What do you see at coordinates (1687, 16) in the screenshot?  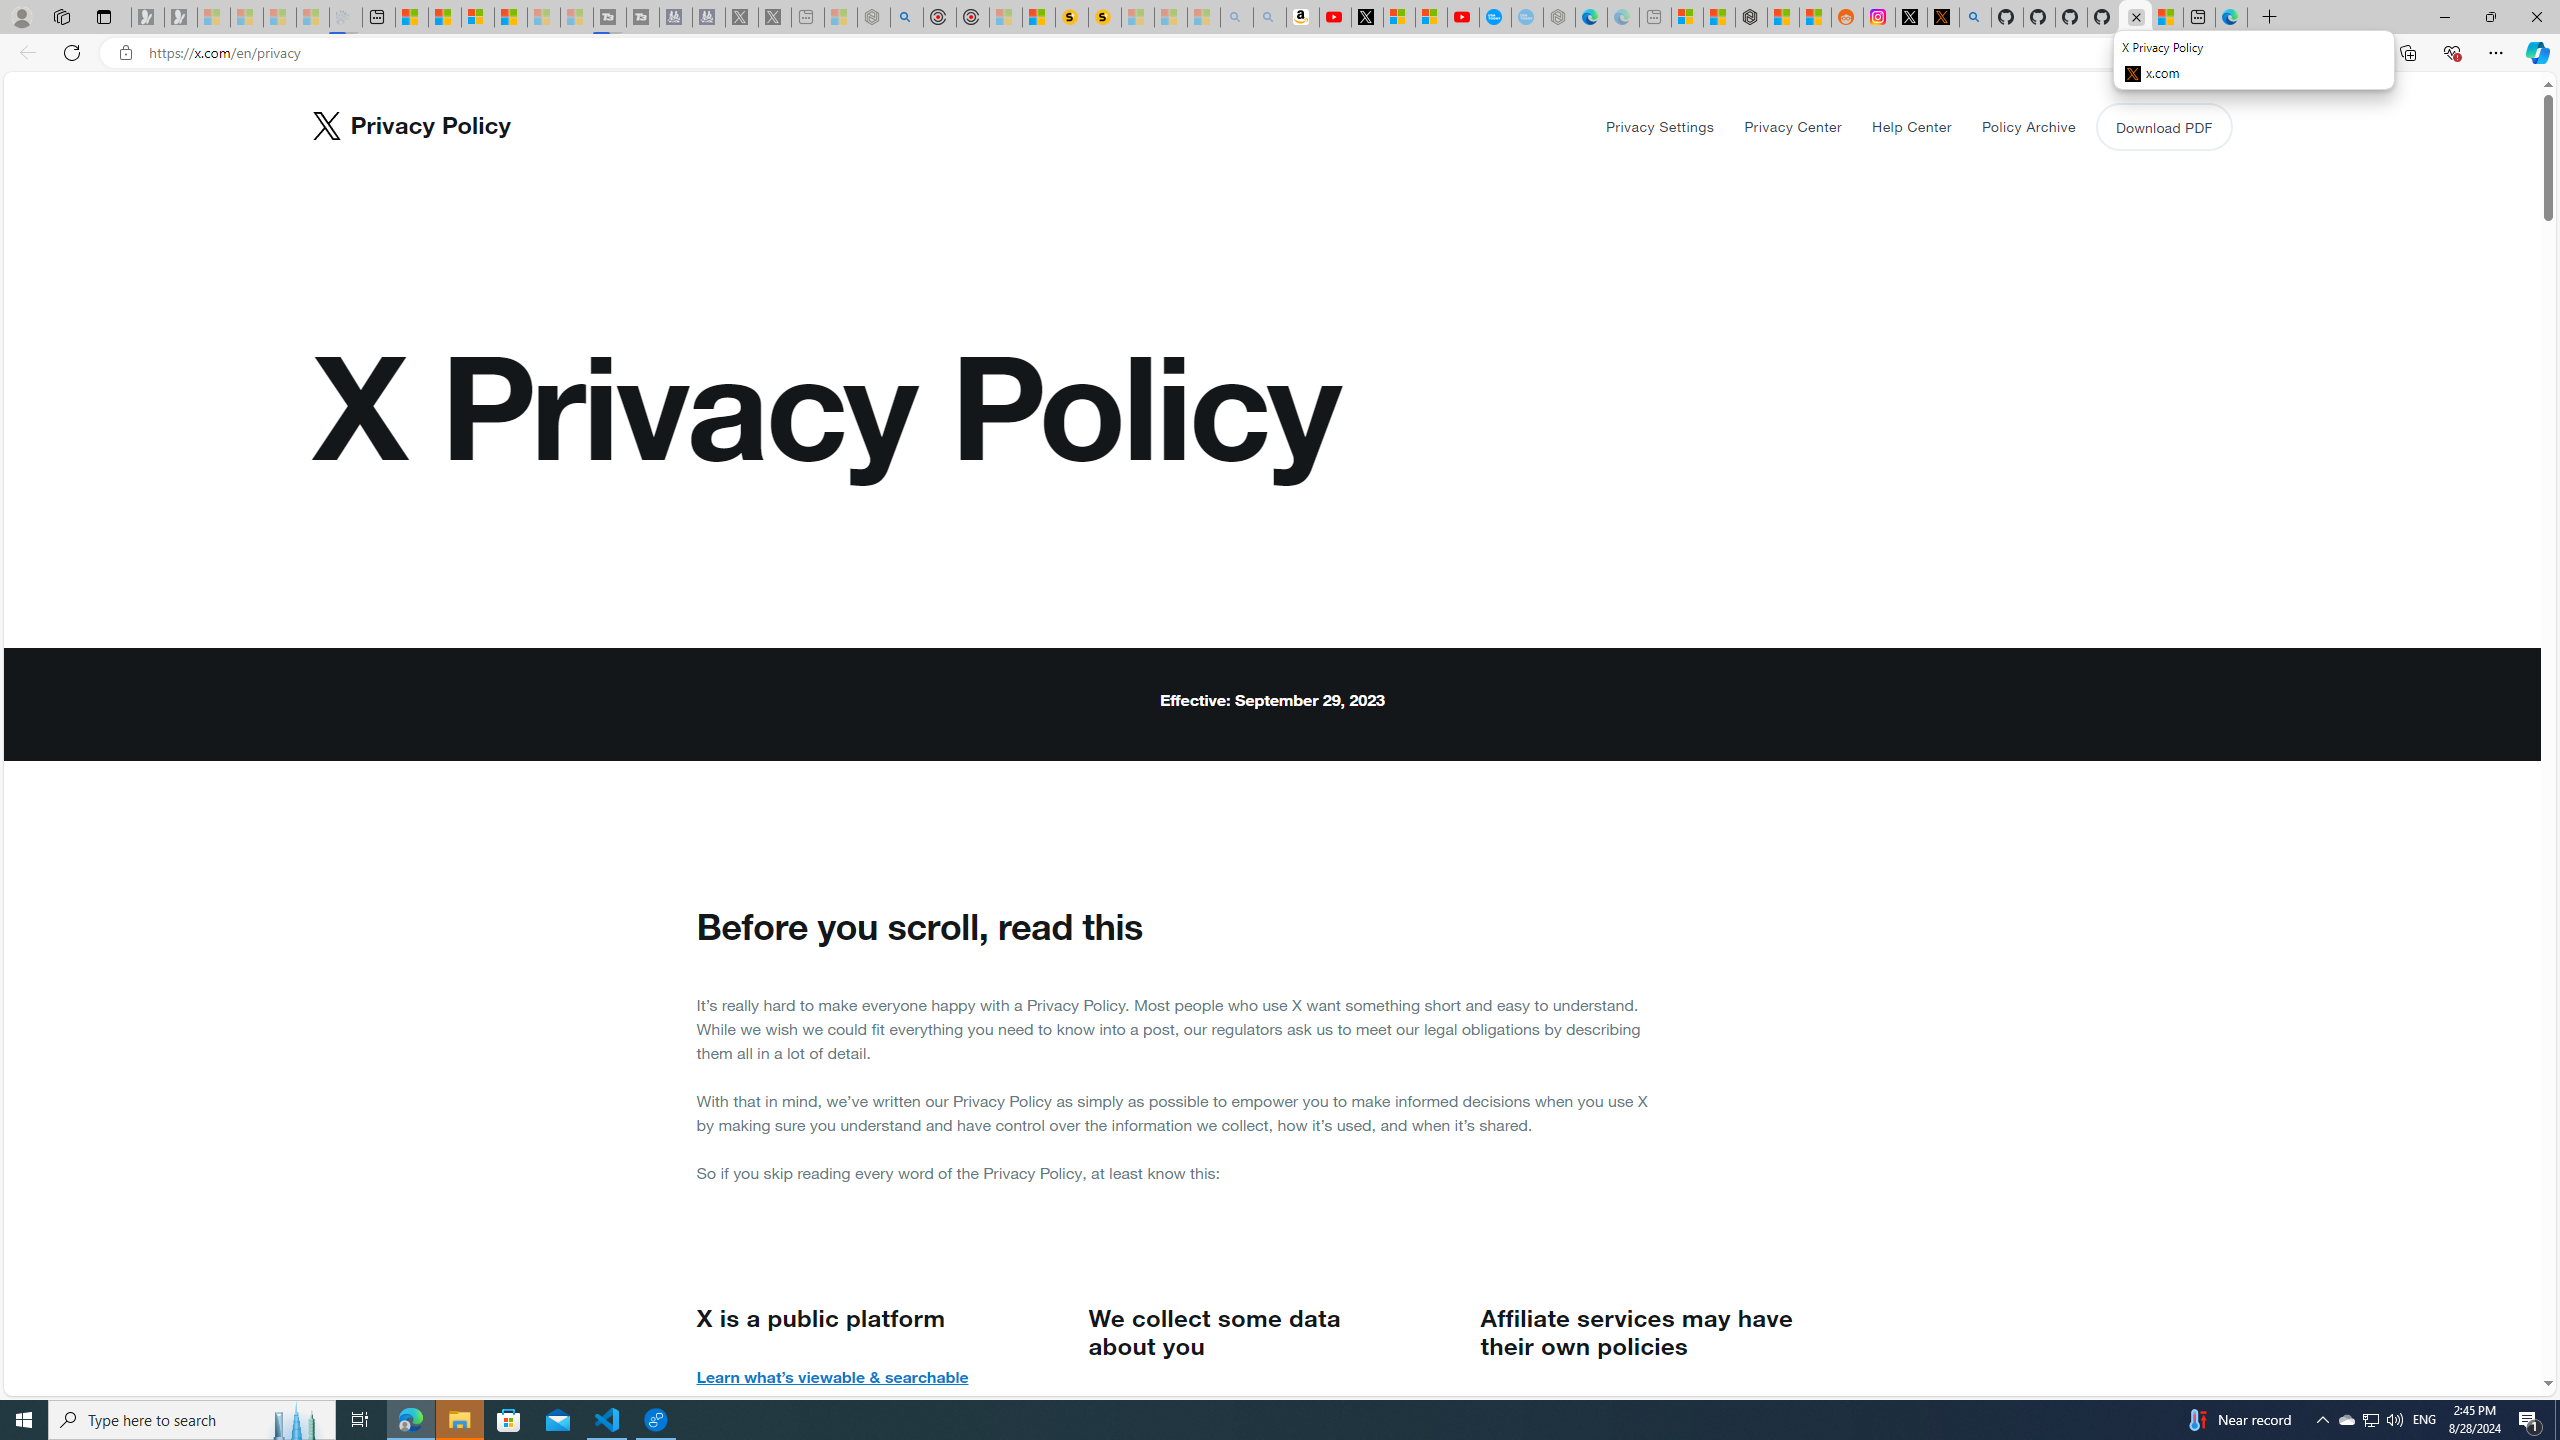 I see `'Microsoft account | Microsoft Account Privacy Settings'` at bounding box center [1687, 16].